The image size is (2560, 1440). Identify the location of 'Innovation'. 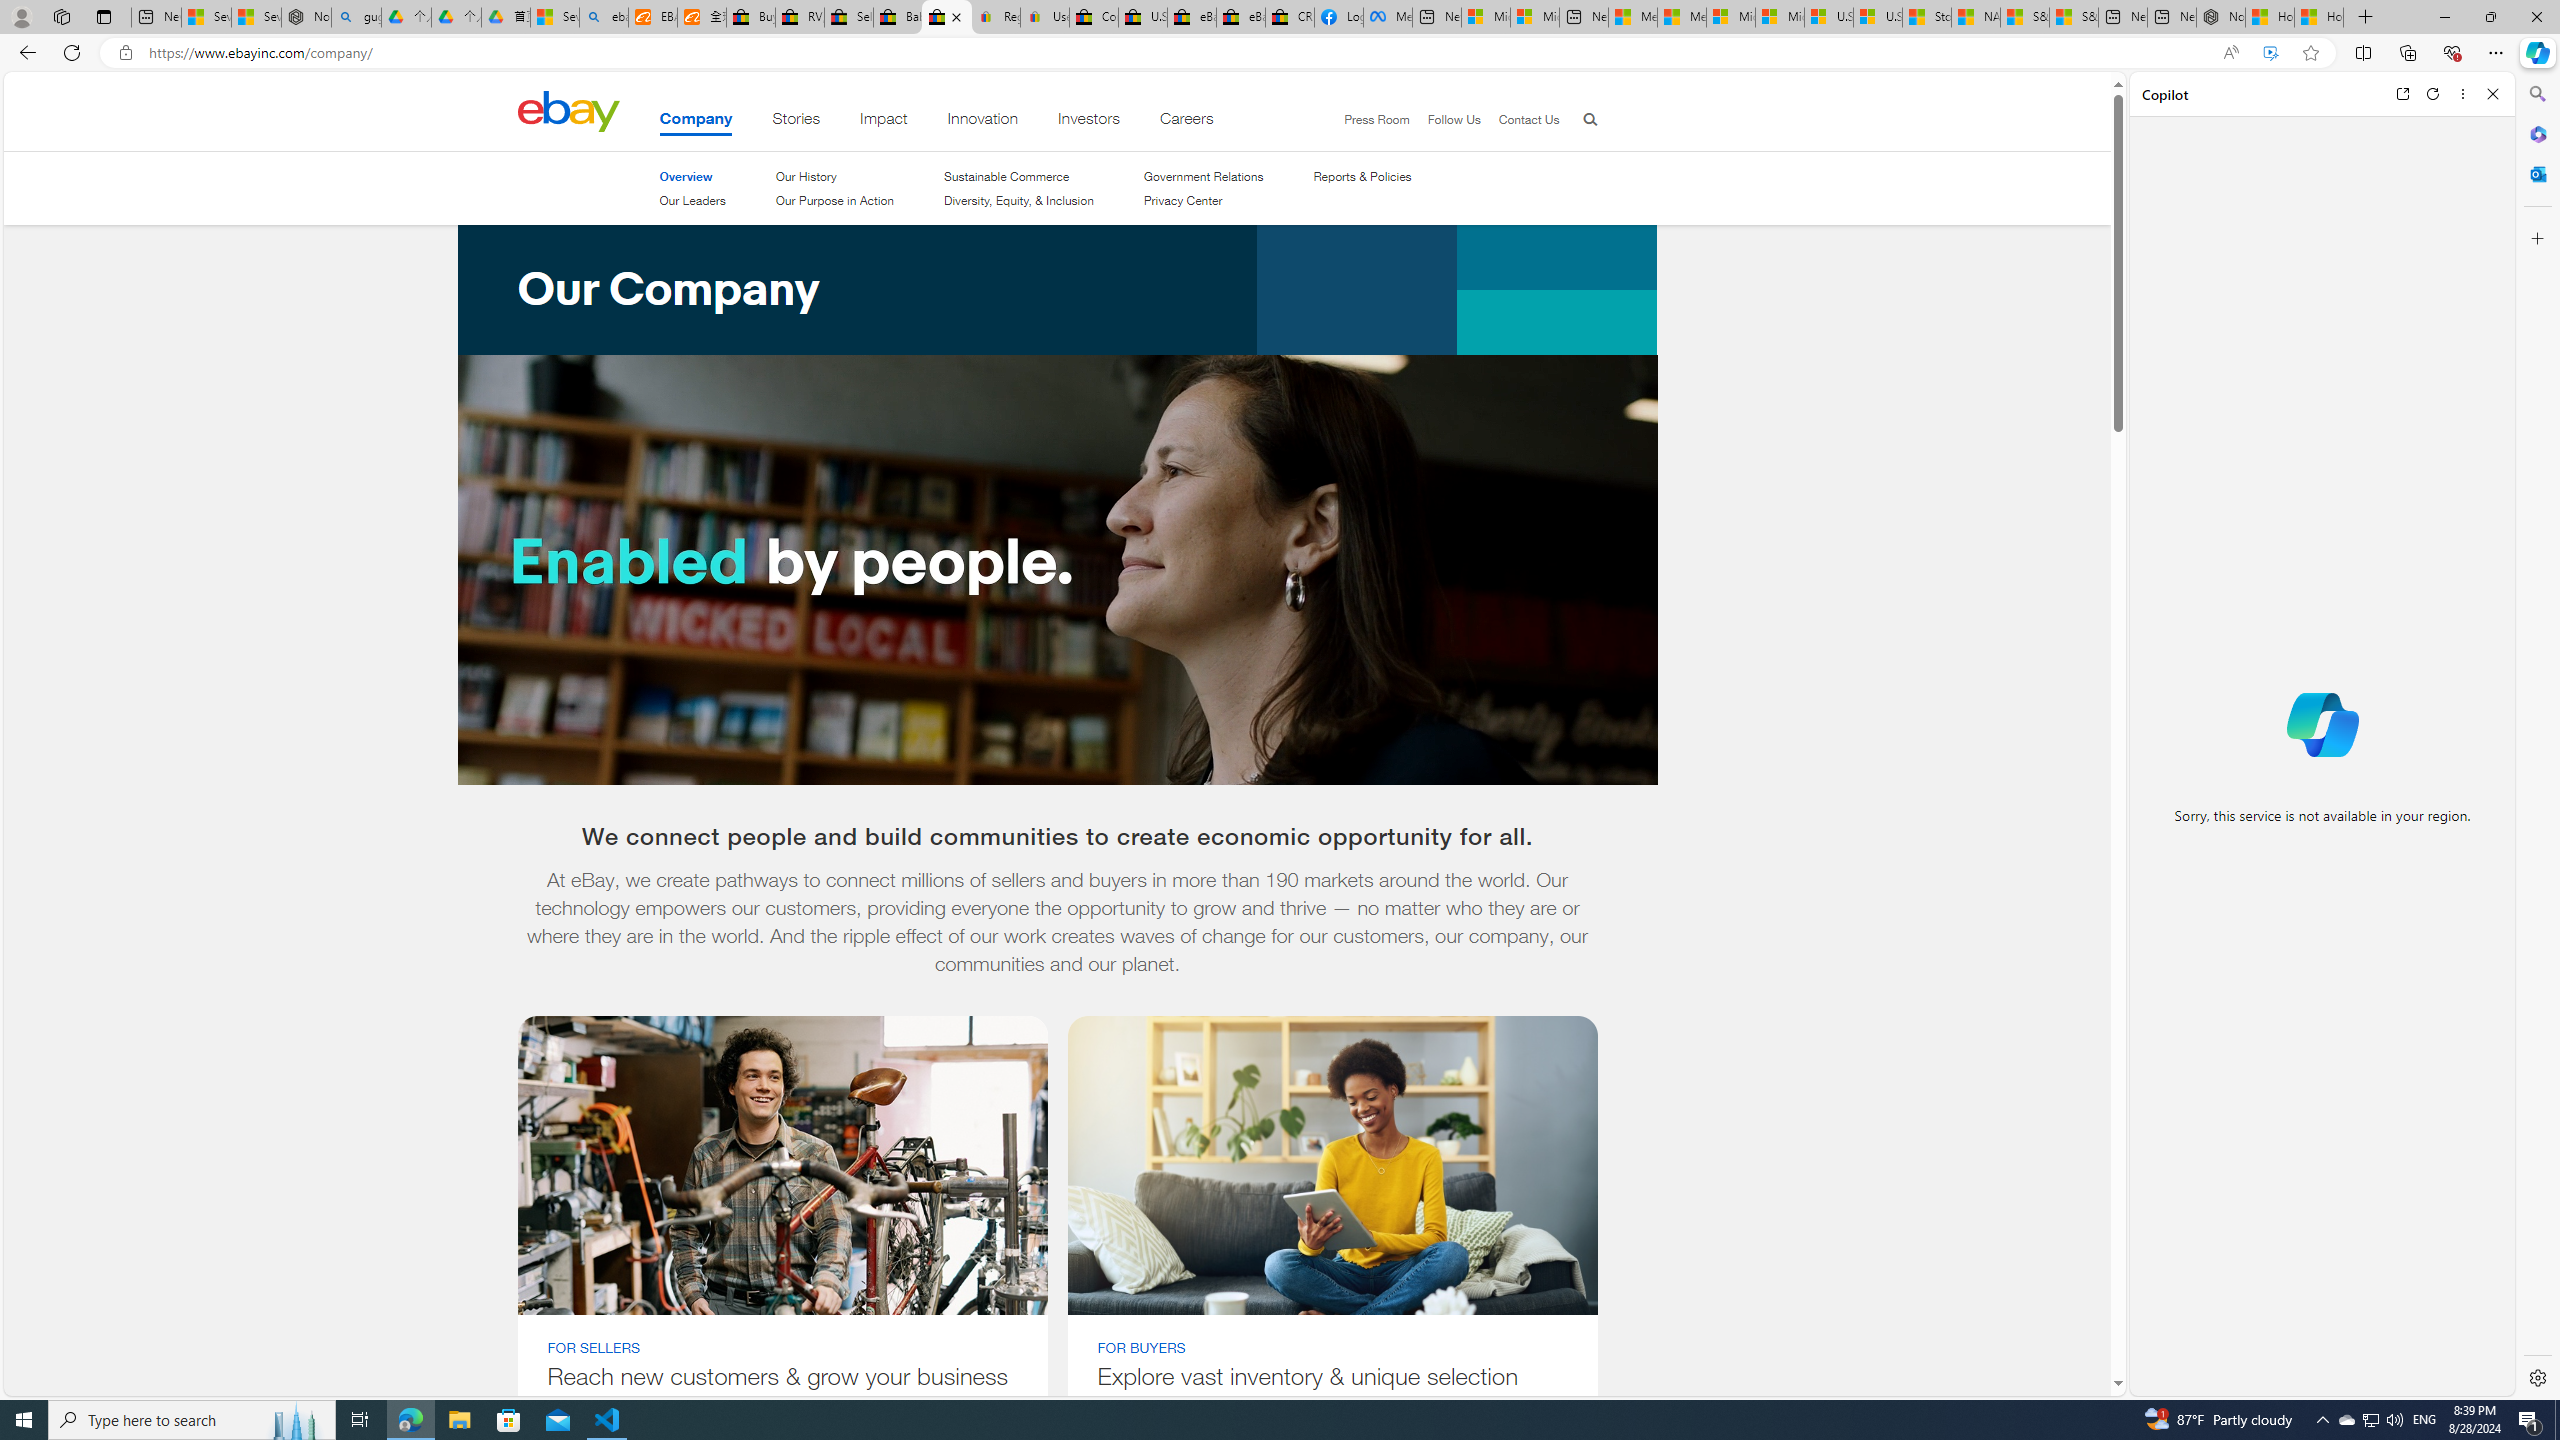
(982, 122).